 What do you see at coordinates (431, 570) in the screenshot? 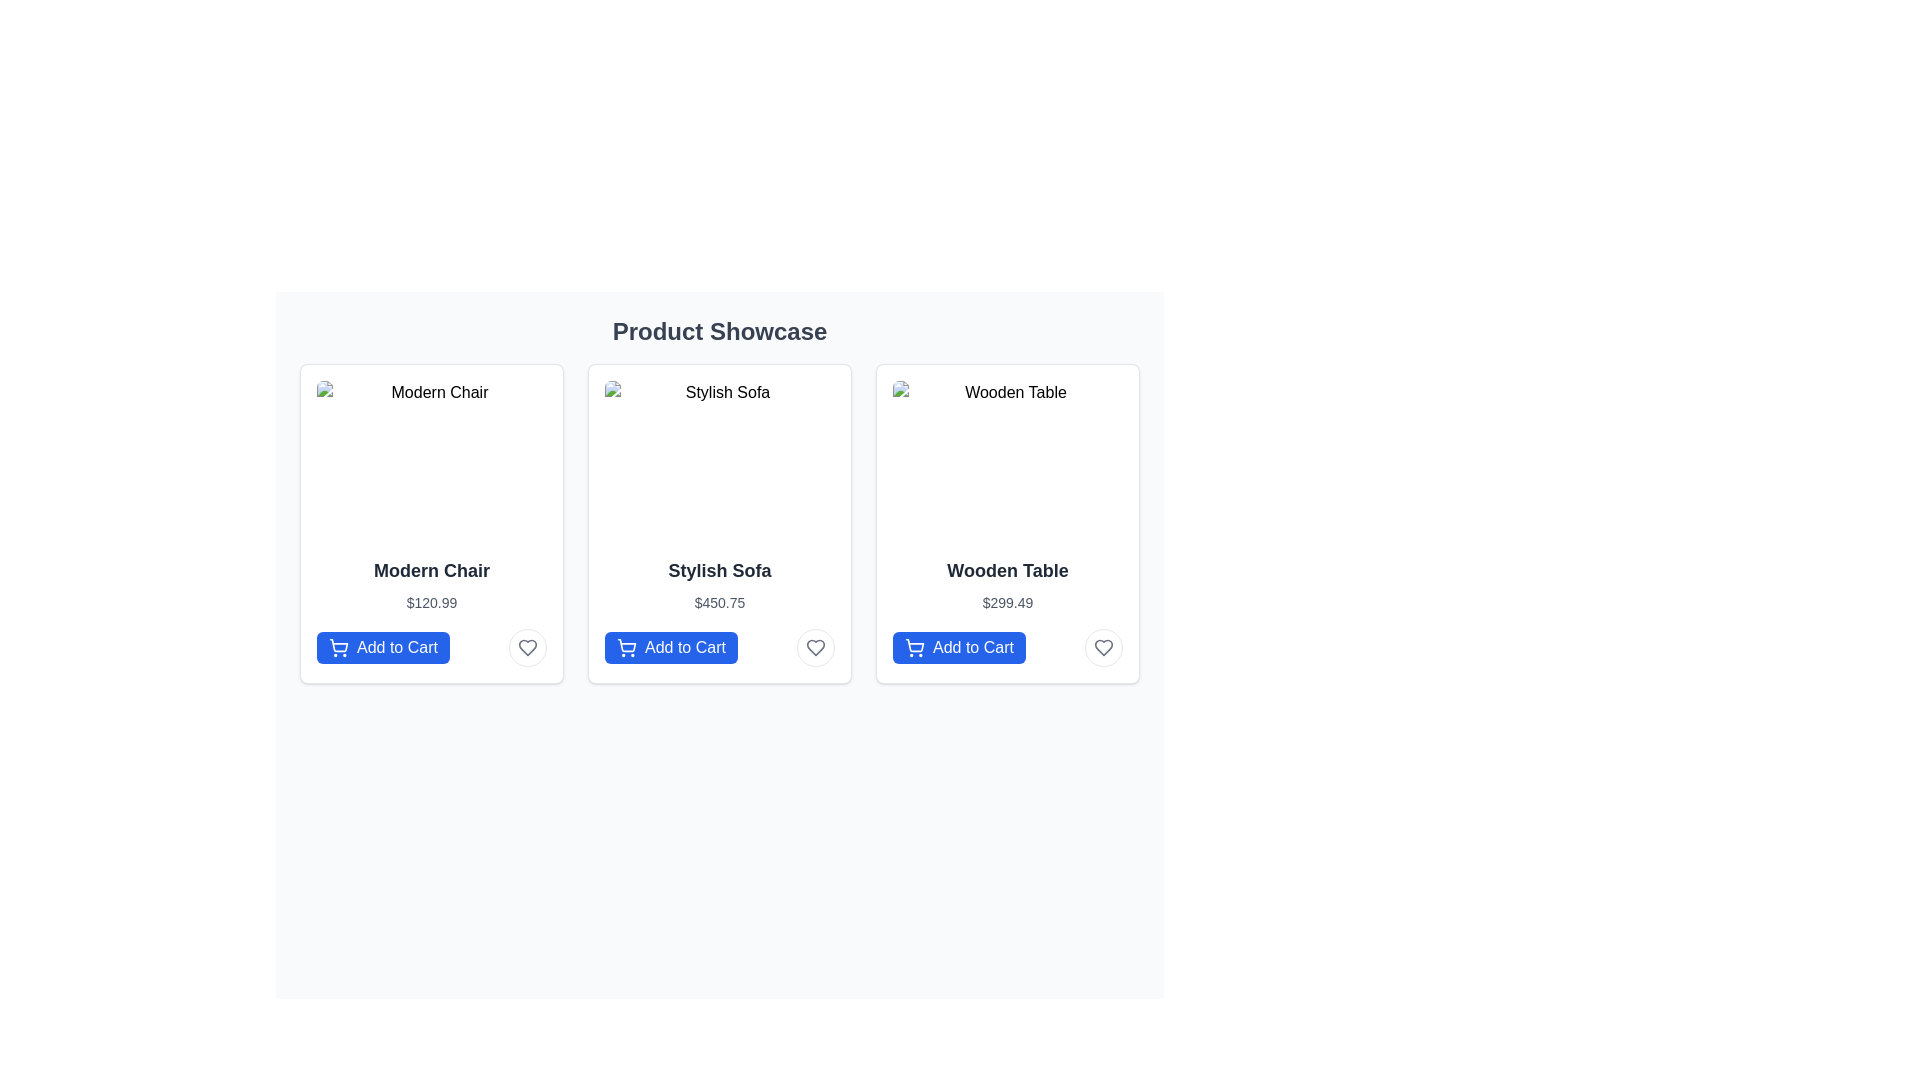
I see `the static text label that serves as the title of the product in the leftmost card, positioned below the image and above the price '$120.99'` at bounding box center [431, 570].